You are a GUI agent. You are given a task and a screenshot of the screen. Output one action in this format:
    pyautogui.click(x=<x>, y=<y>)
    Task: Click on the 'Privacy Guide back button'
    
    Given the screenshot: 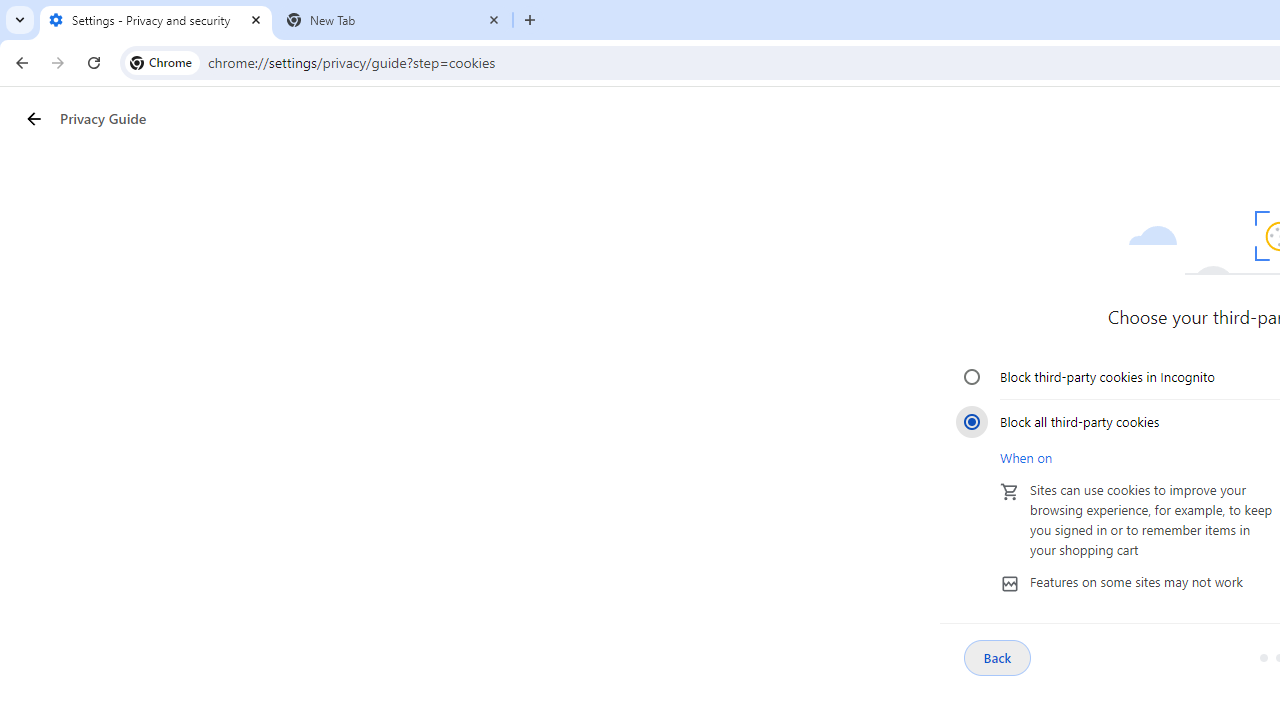 What is the action you would take?
    pyautogui.click(x=33, y=119)
    